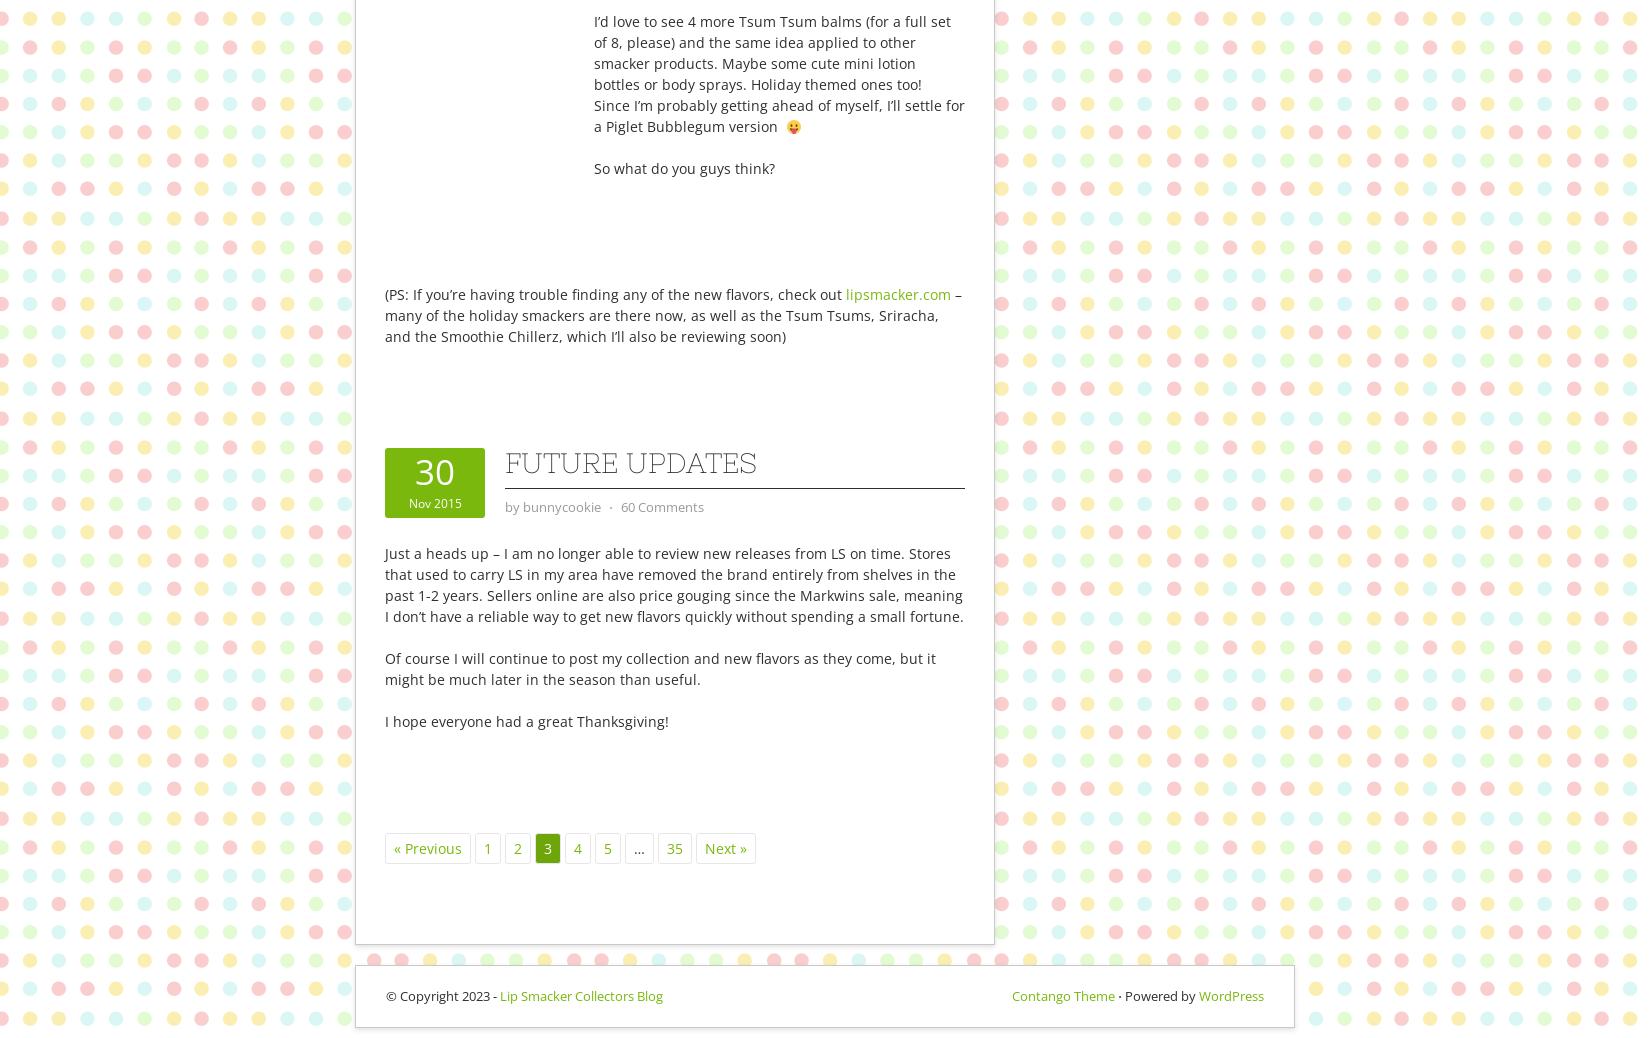  Describe the element at coordinates (778, 71) in the screenshot. I see `'I’d love to see 4 more Tsum Tsum balms (for a full set of 8, please) and the same idea applied to other smacker products. Maybe some cute mini lotion bottles or body sprays. Holiday themed ones too! Since I’m probably getting ahead of myself, I’ll settle for a Piglet Bubblegum version'` at that location.